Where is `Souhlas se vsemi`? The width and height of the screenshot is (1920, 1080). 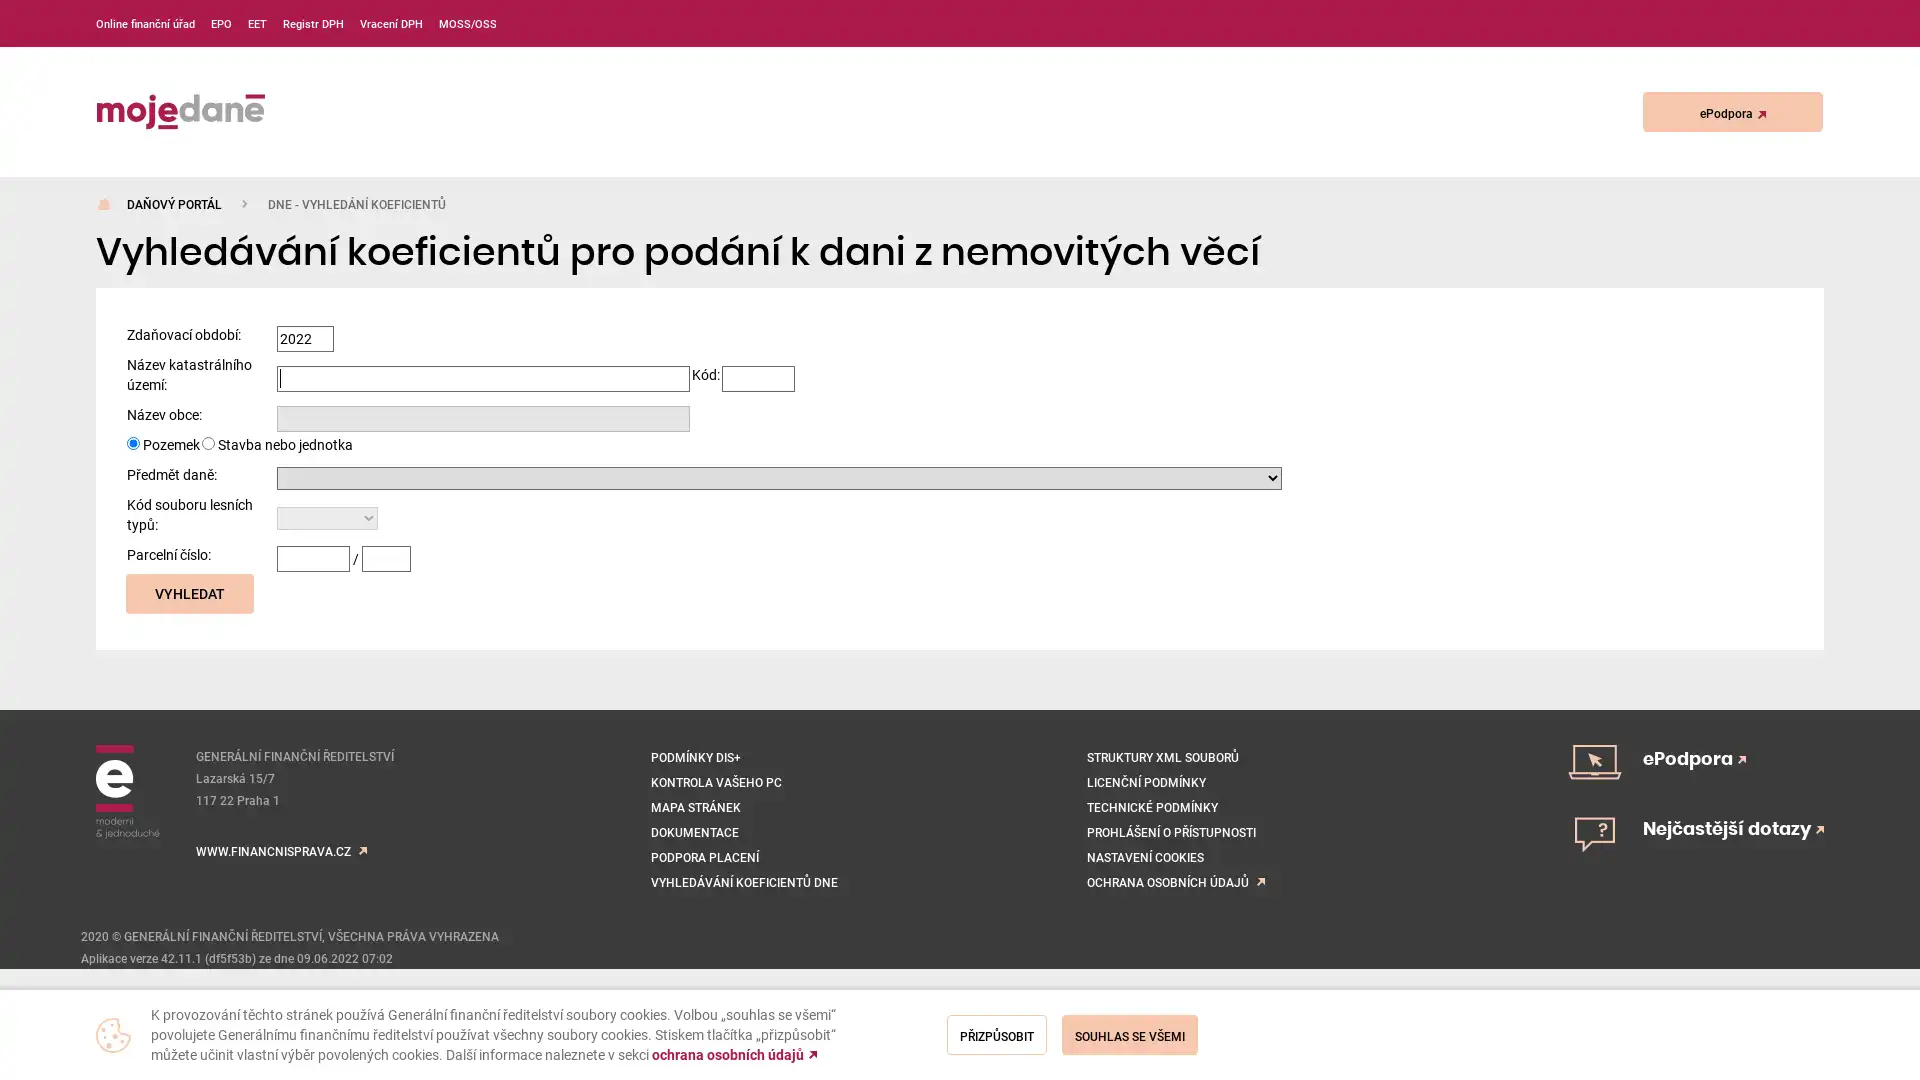 Souhlas se vsemi is located at coordinates (1129, 1034).